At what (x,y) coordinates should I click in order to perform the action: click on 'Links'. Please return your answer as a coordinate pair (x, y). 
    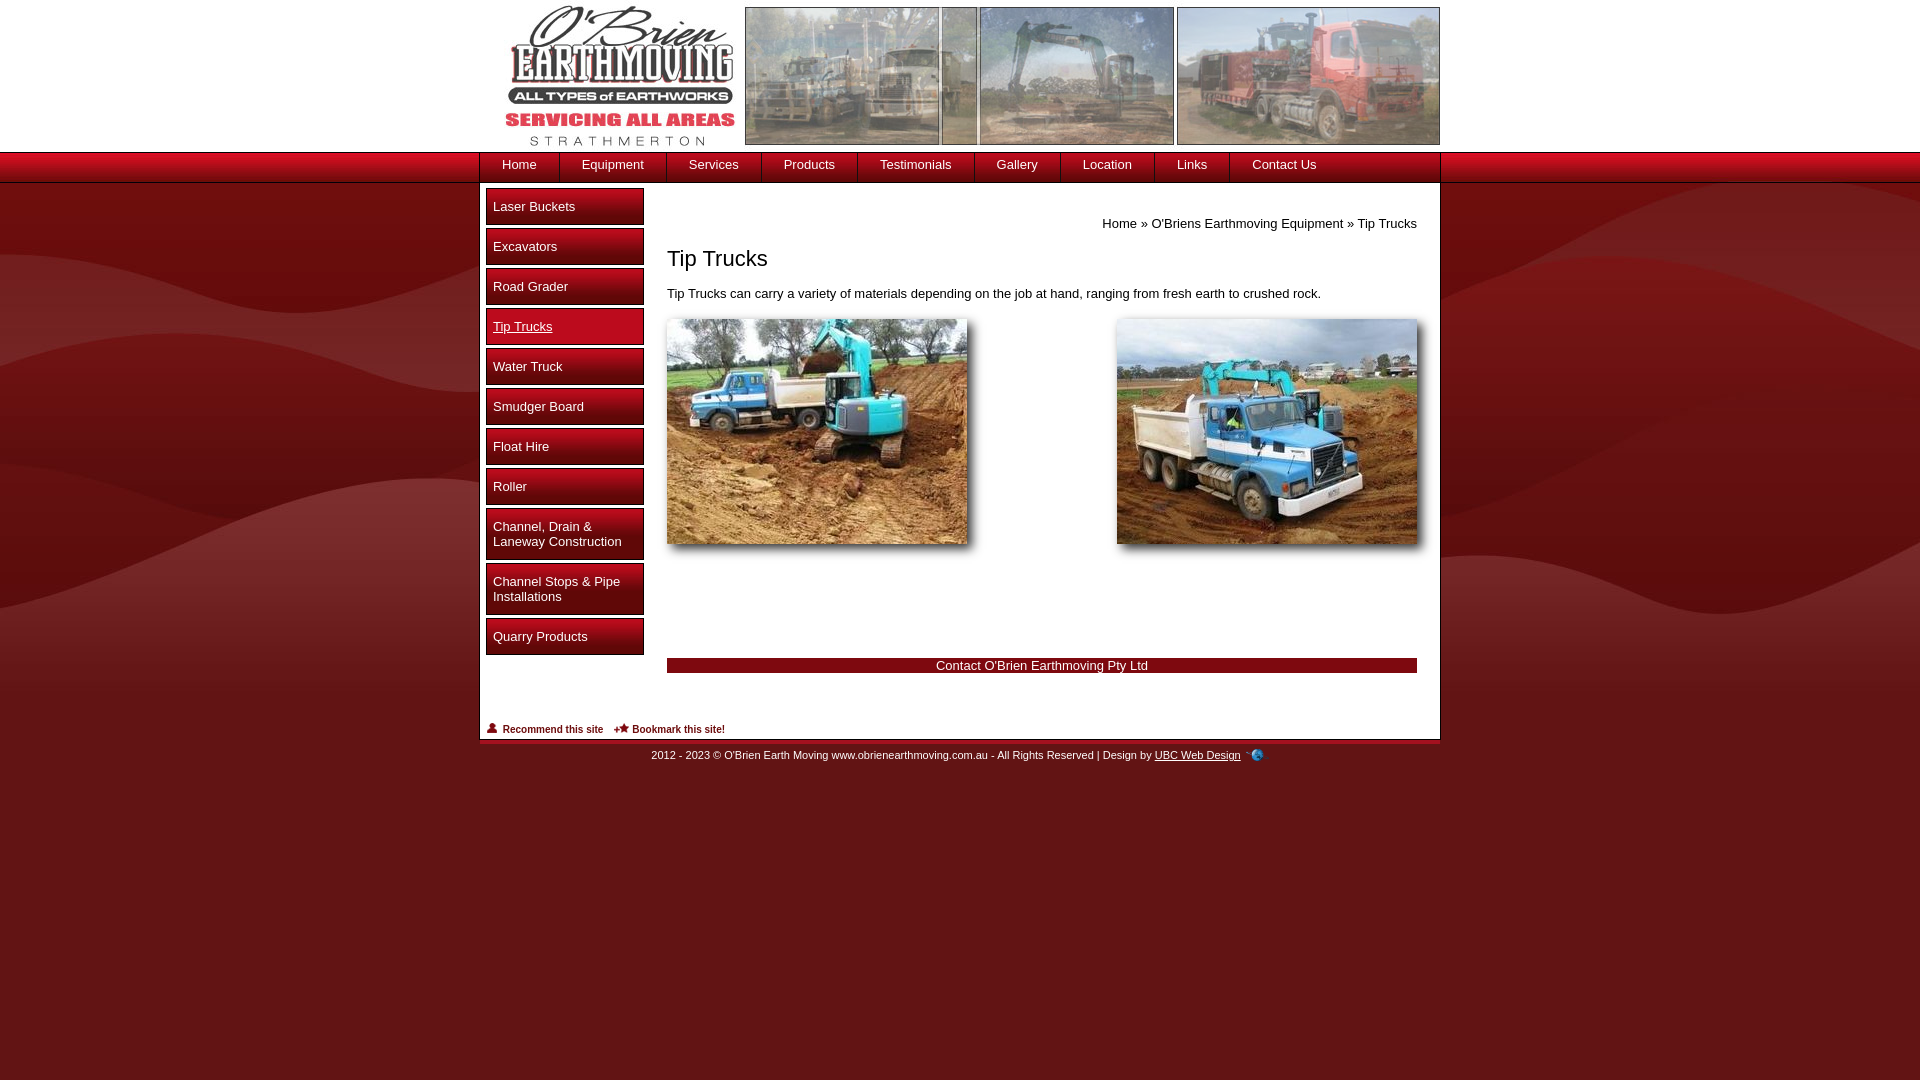
    Looking at the image, I should click on (1191, 155).